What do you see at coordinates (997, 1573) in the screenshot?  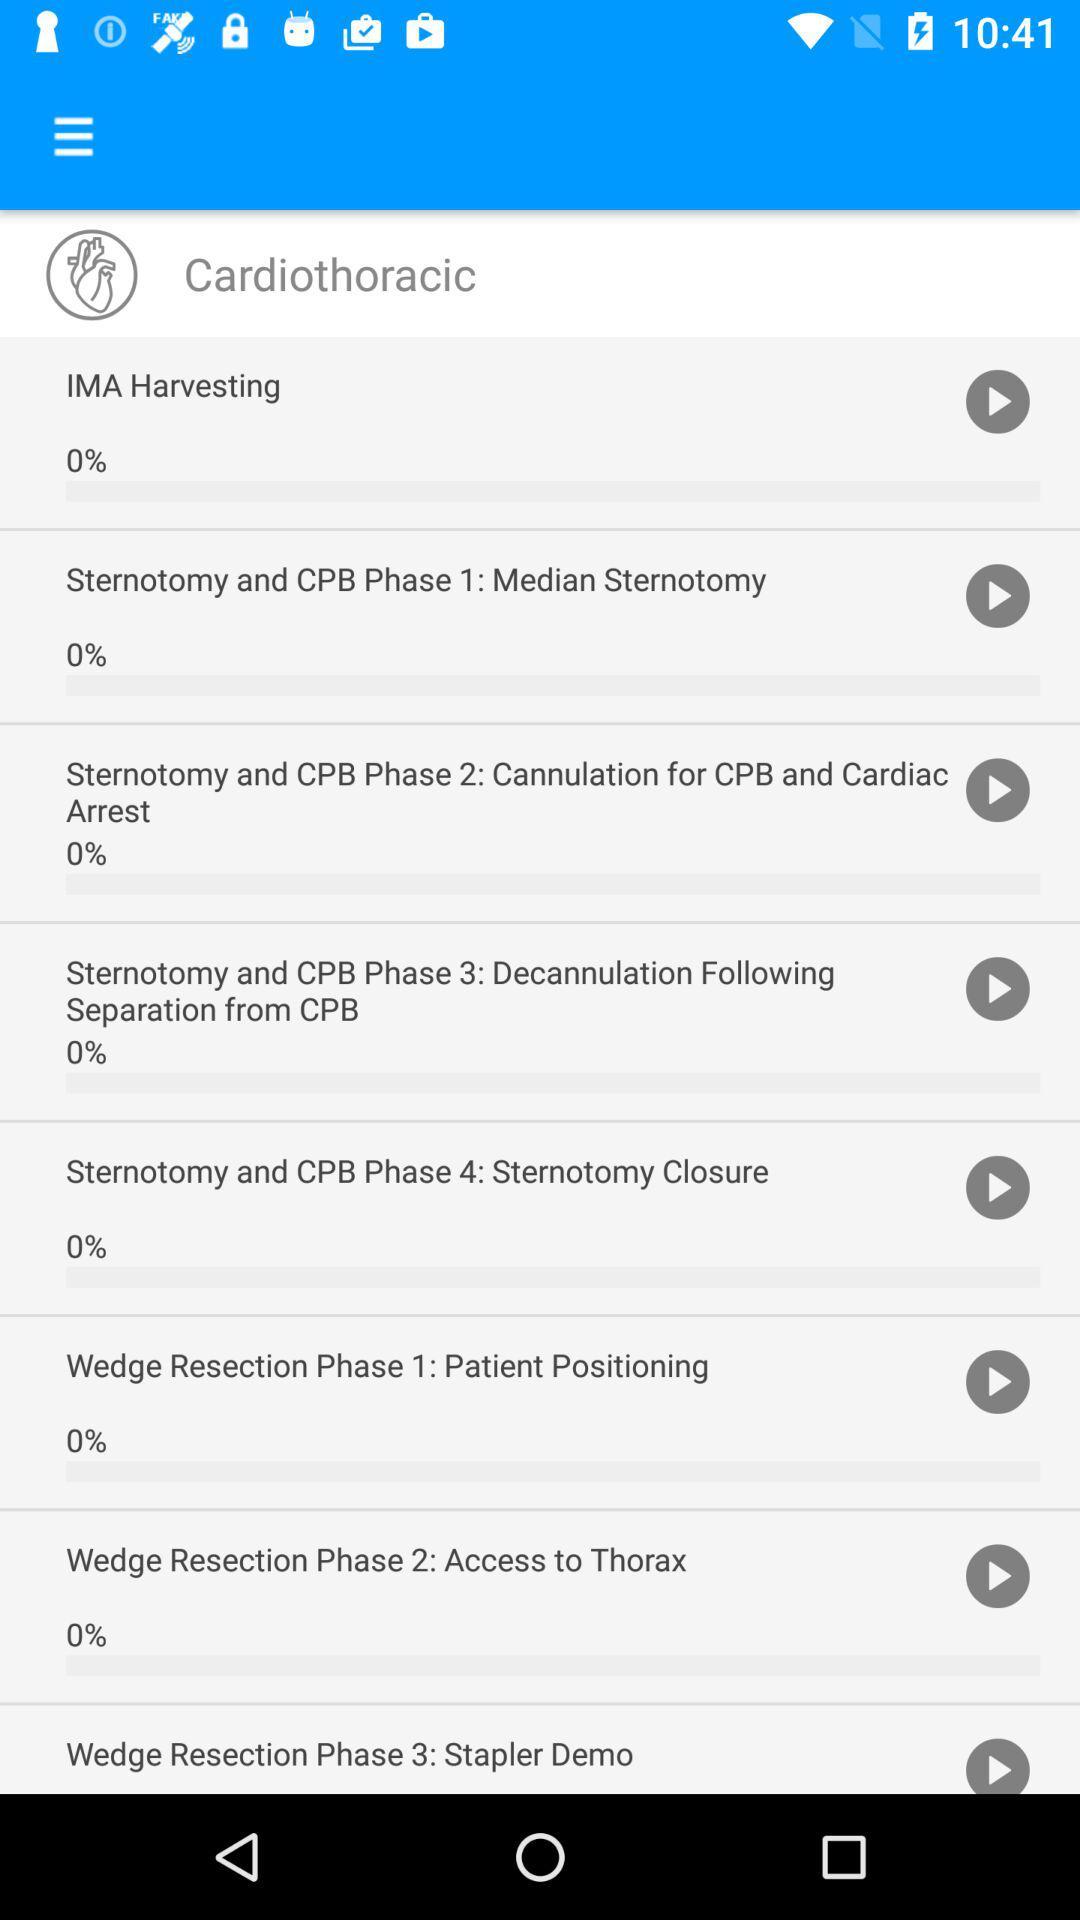 I see `icon to the right of wedge resection phase` at bounding box center [997, 1573].